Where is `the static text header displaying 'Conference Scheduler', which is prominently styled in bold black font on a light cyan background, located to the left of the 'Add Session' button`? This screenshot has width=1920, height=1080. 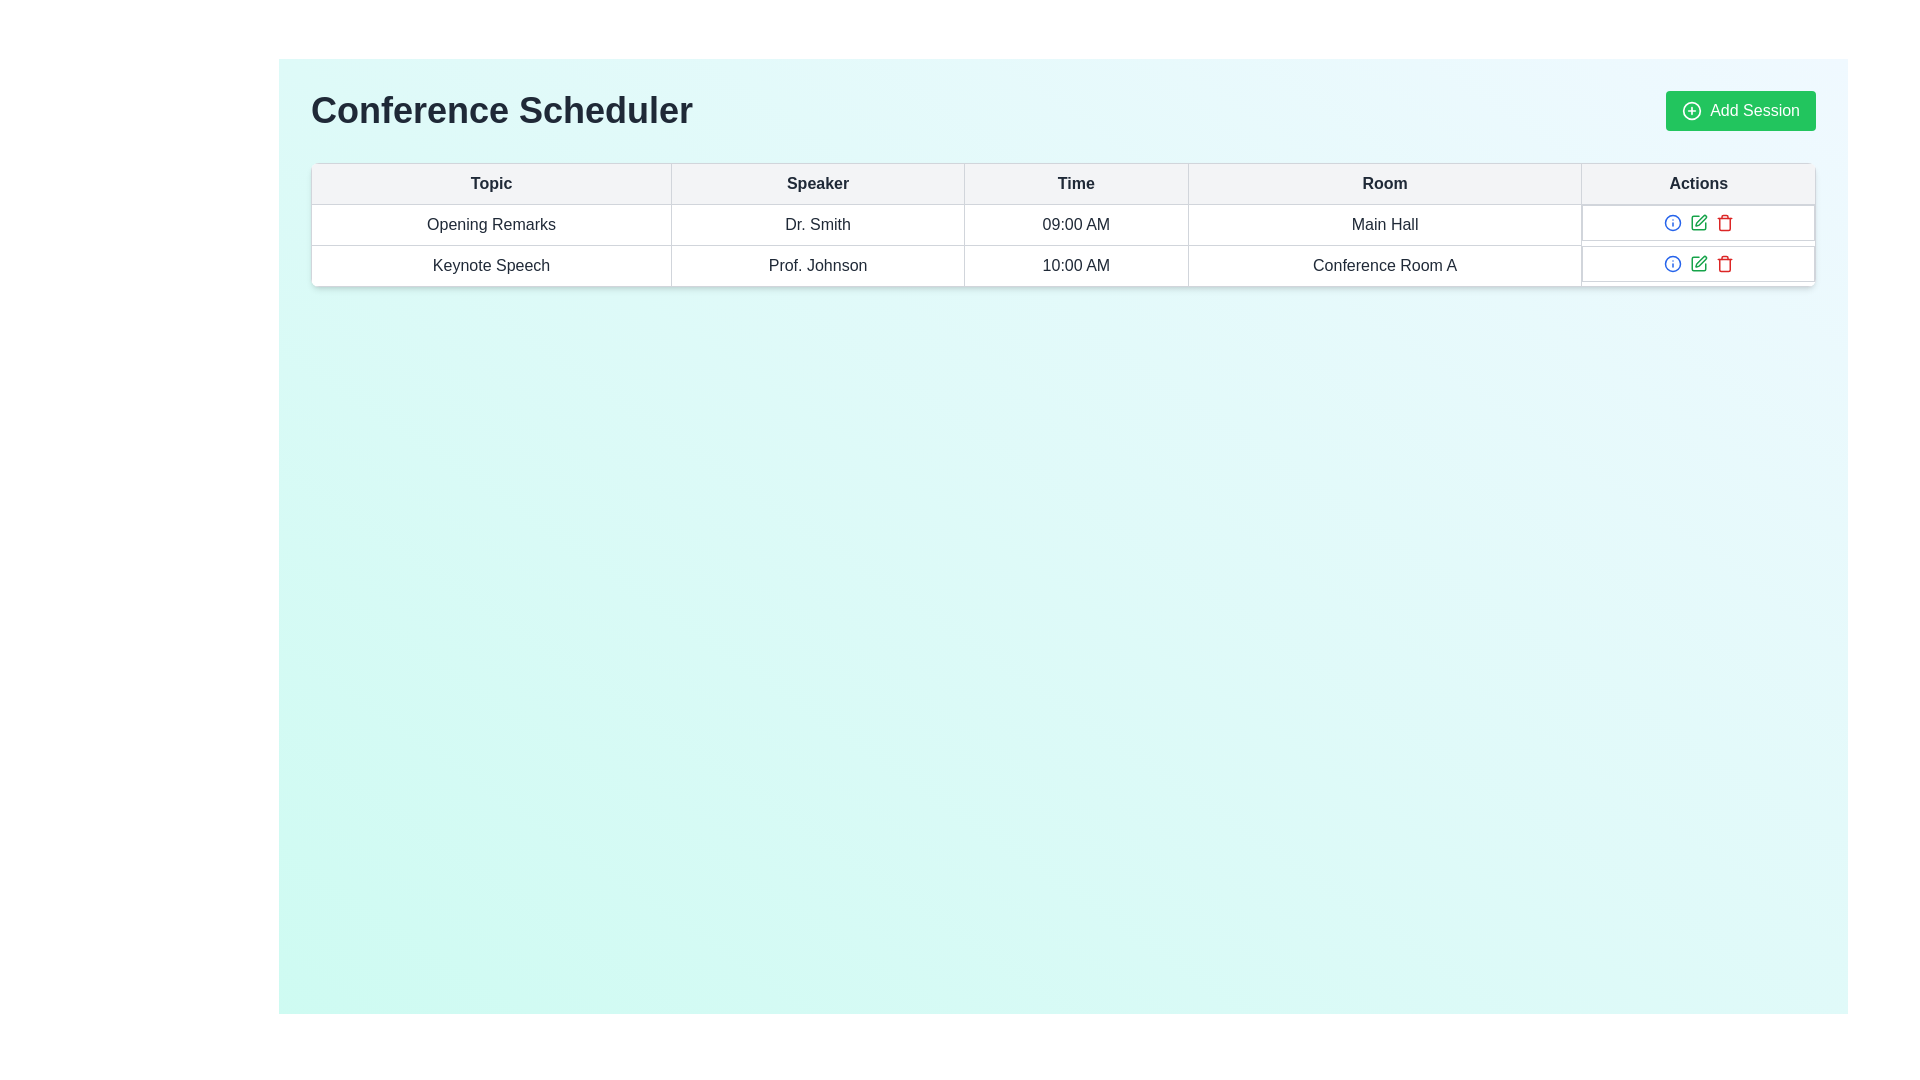
the static text header displaying 'Conference Scheduler', which is prominently styled in bold black font on a light cyan background, located to the left of the 'Add Session' button is located at coordinates (502, 111).